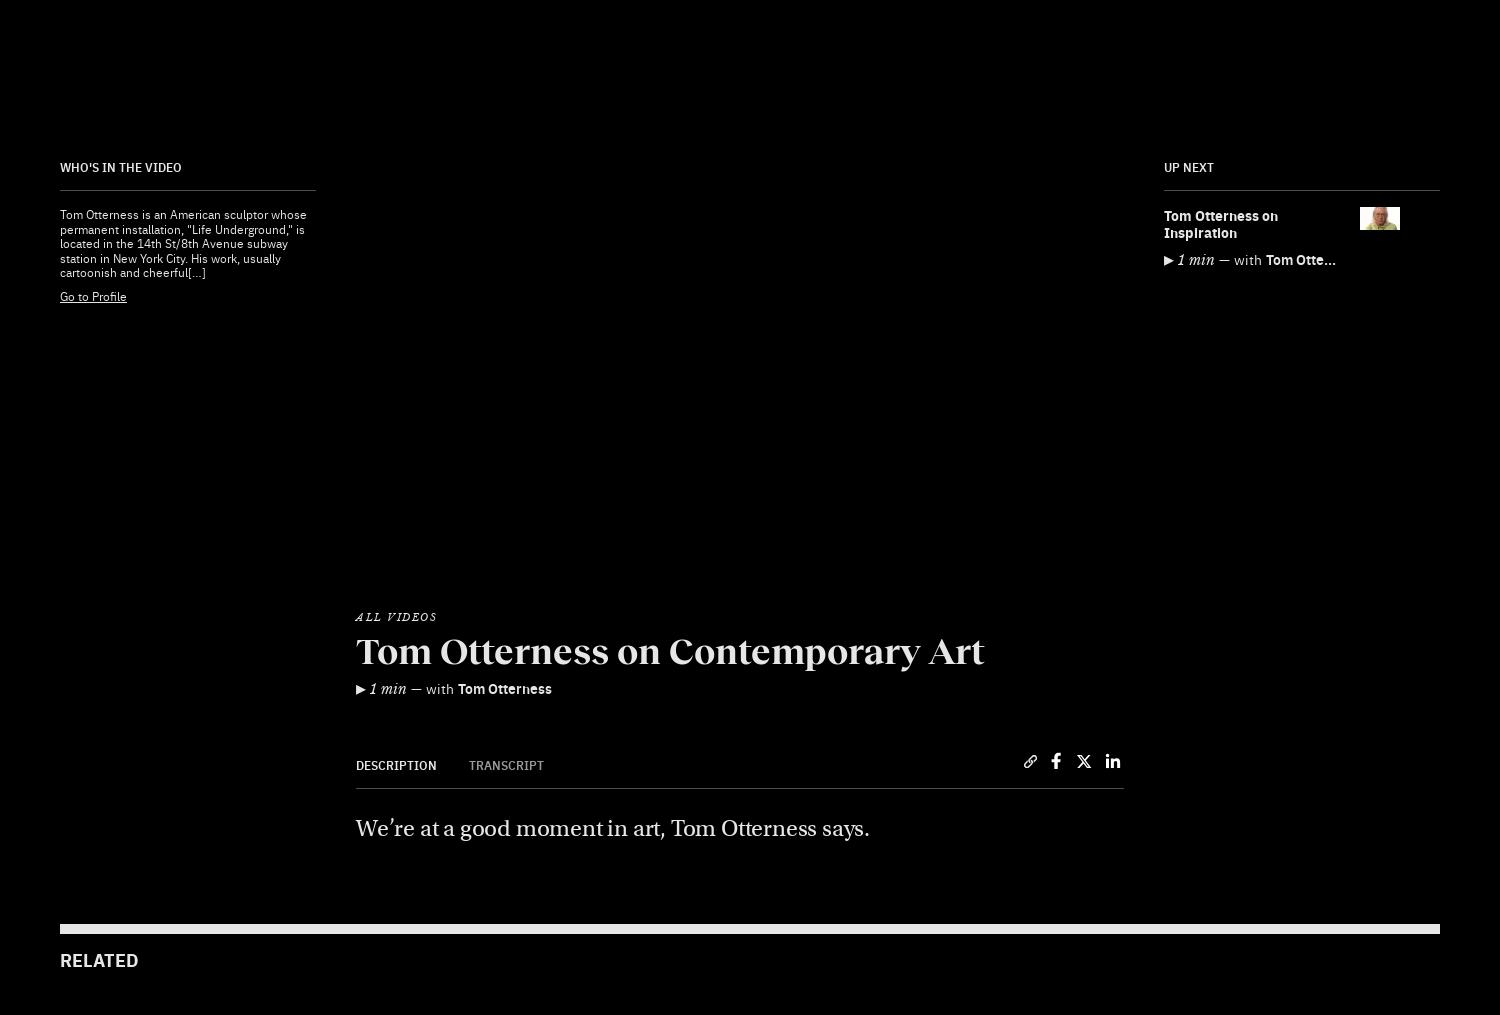 The image size is (1500, 1015). Describe the element at coordinates (831, 681) in the screenshot. I see `'The Big Think Interview'` at that location.